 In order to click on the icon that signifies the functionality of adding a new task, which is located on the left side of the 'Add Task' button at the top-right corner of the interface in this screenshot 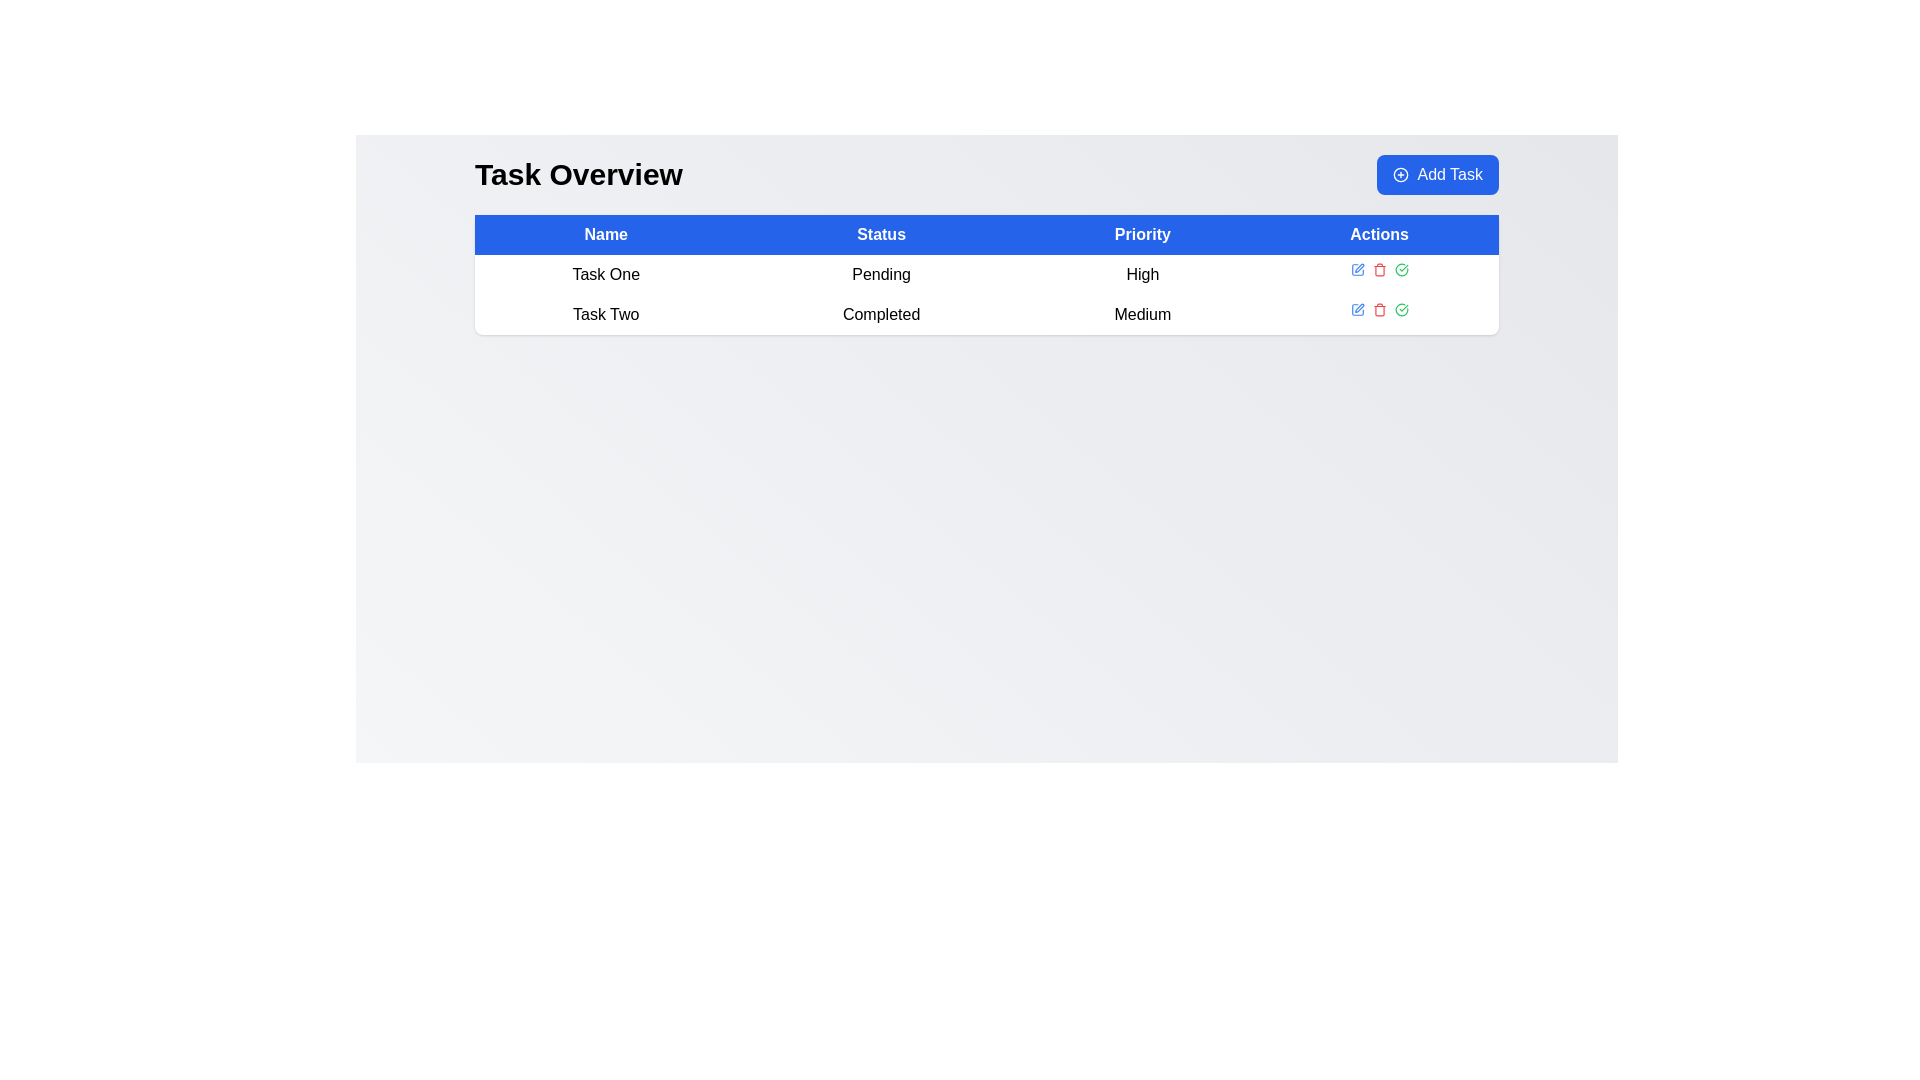, I will do `click(1400, 173)`.